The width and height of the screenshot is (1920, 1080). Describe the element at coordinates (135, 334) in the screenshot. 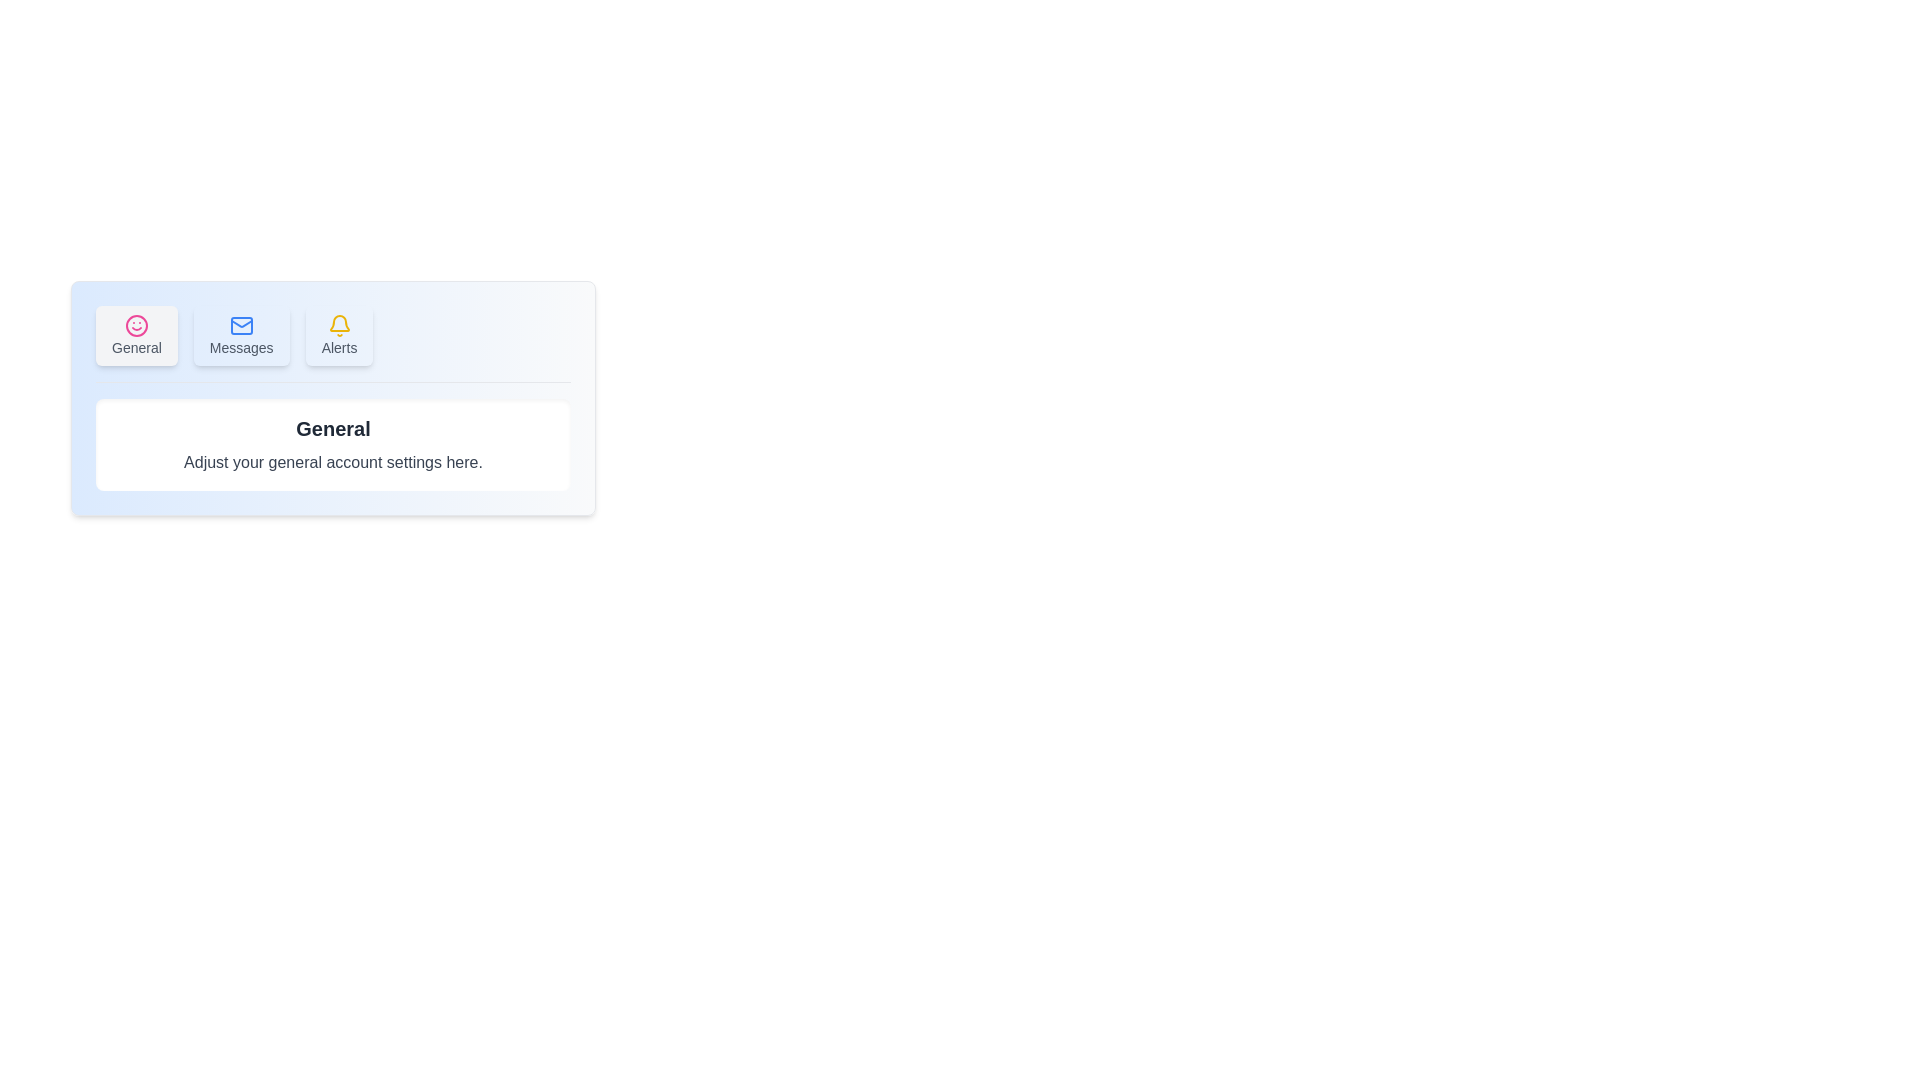

I see `the General tab by clicking on its button` at that location.